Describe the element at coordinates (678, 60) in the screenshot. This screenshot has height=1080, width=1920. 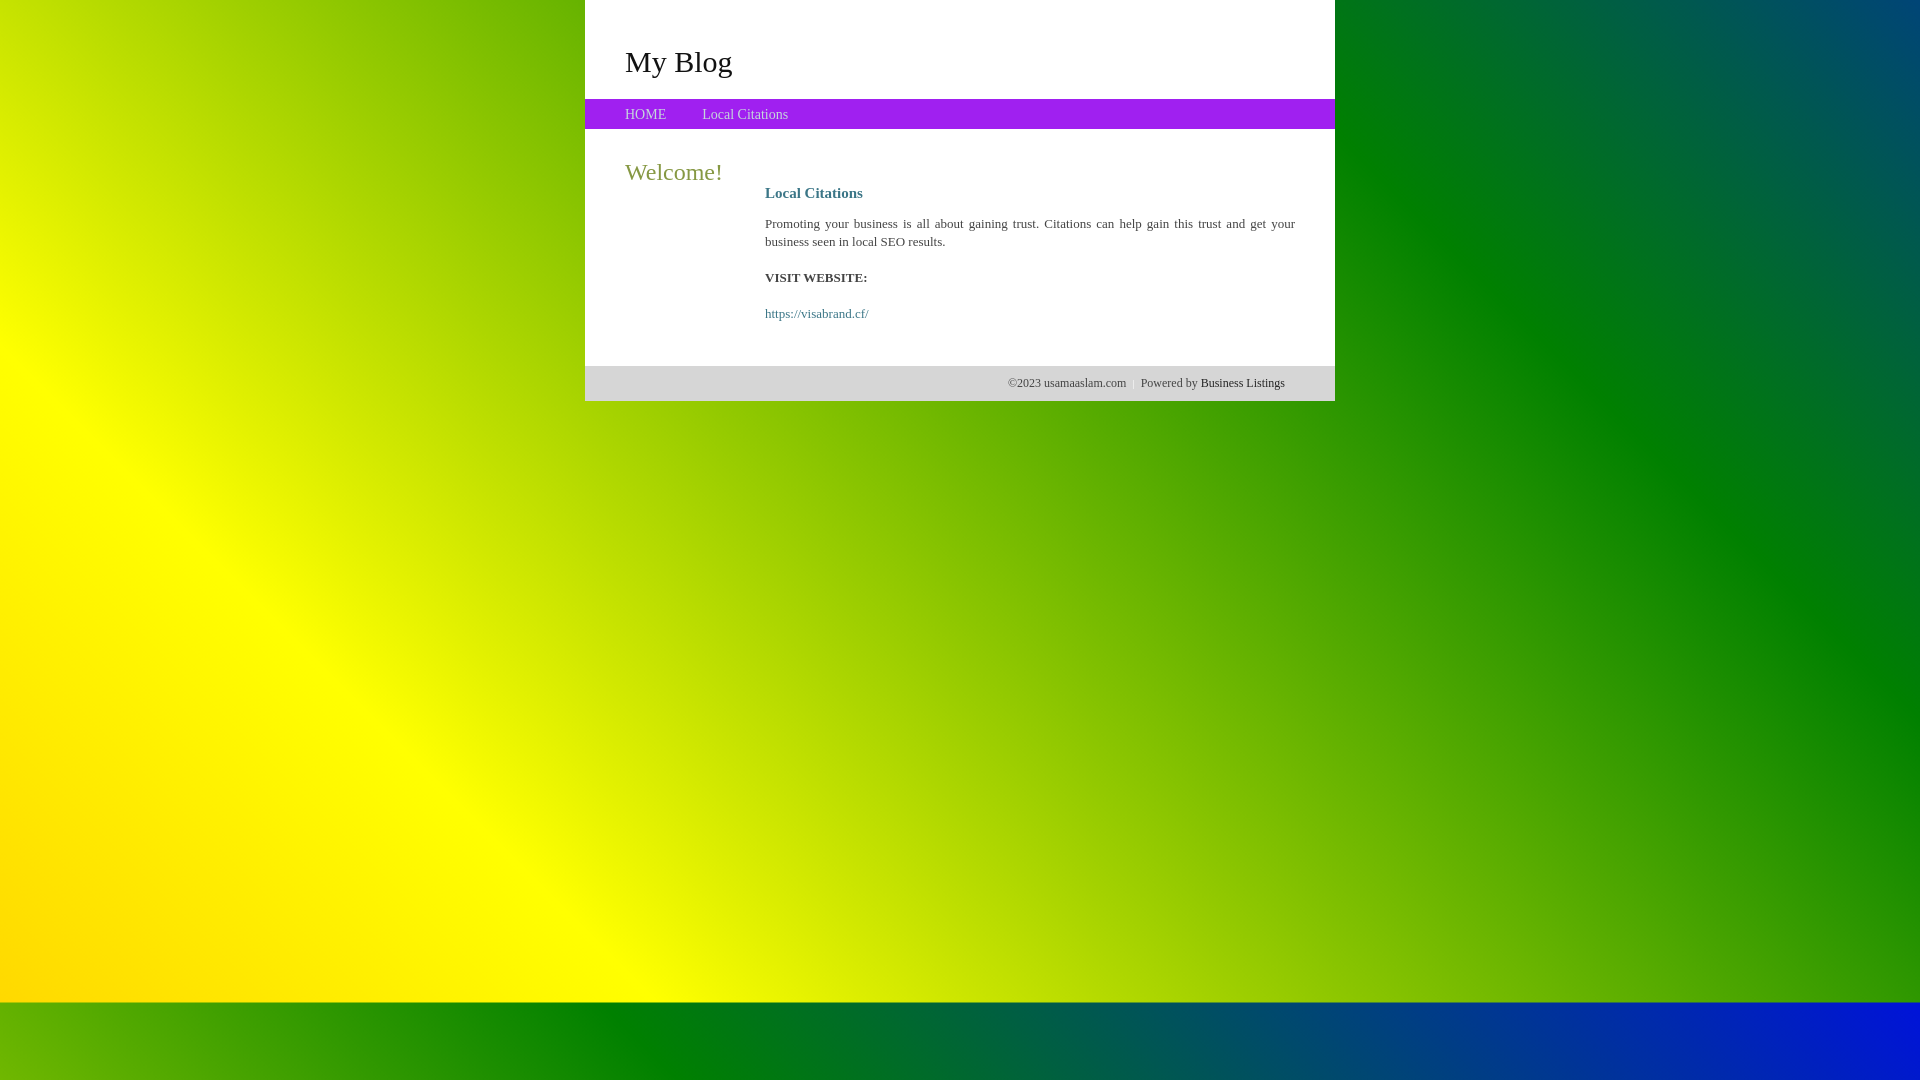
I see `'My Blog'` at that location.